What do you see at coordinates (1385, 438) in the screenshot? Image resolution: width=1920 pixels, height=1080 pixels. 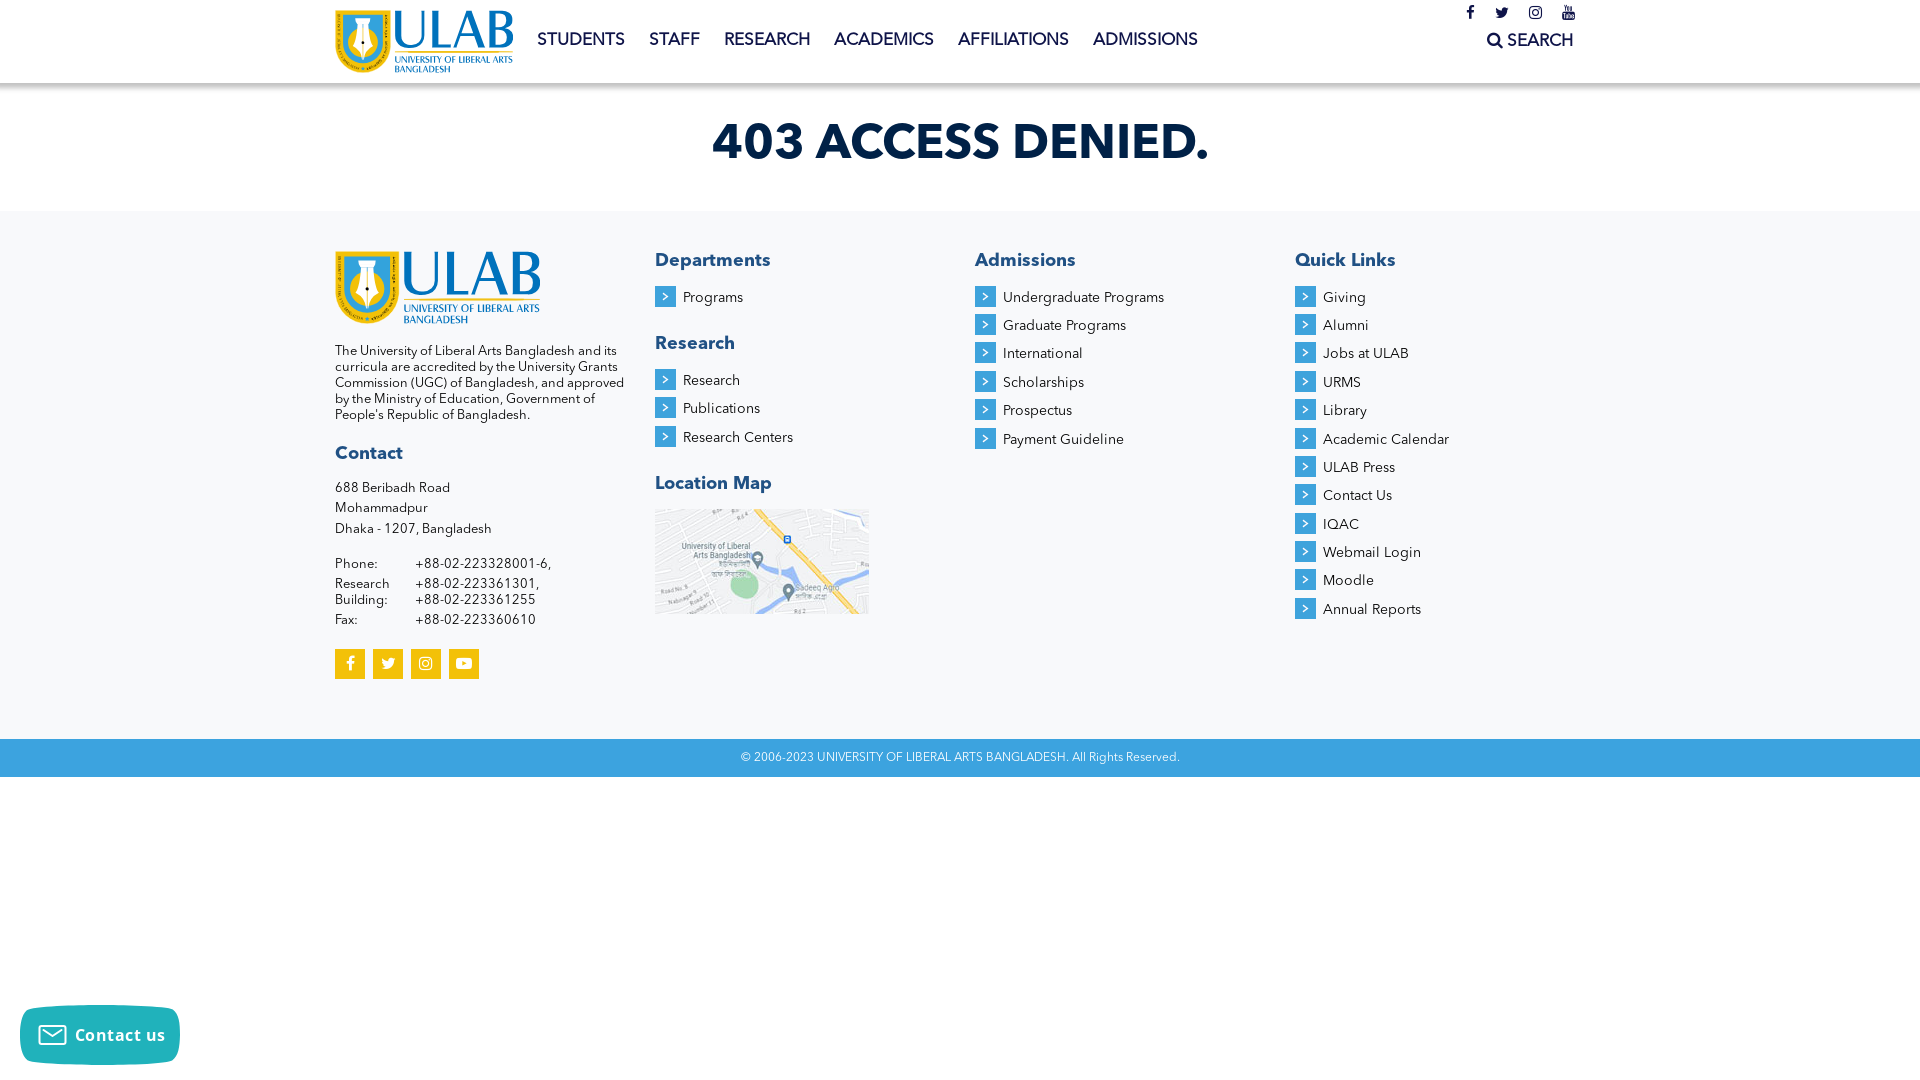 I see `'Academic Calendar'` at bounding box center [1385, 438].